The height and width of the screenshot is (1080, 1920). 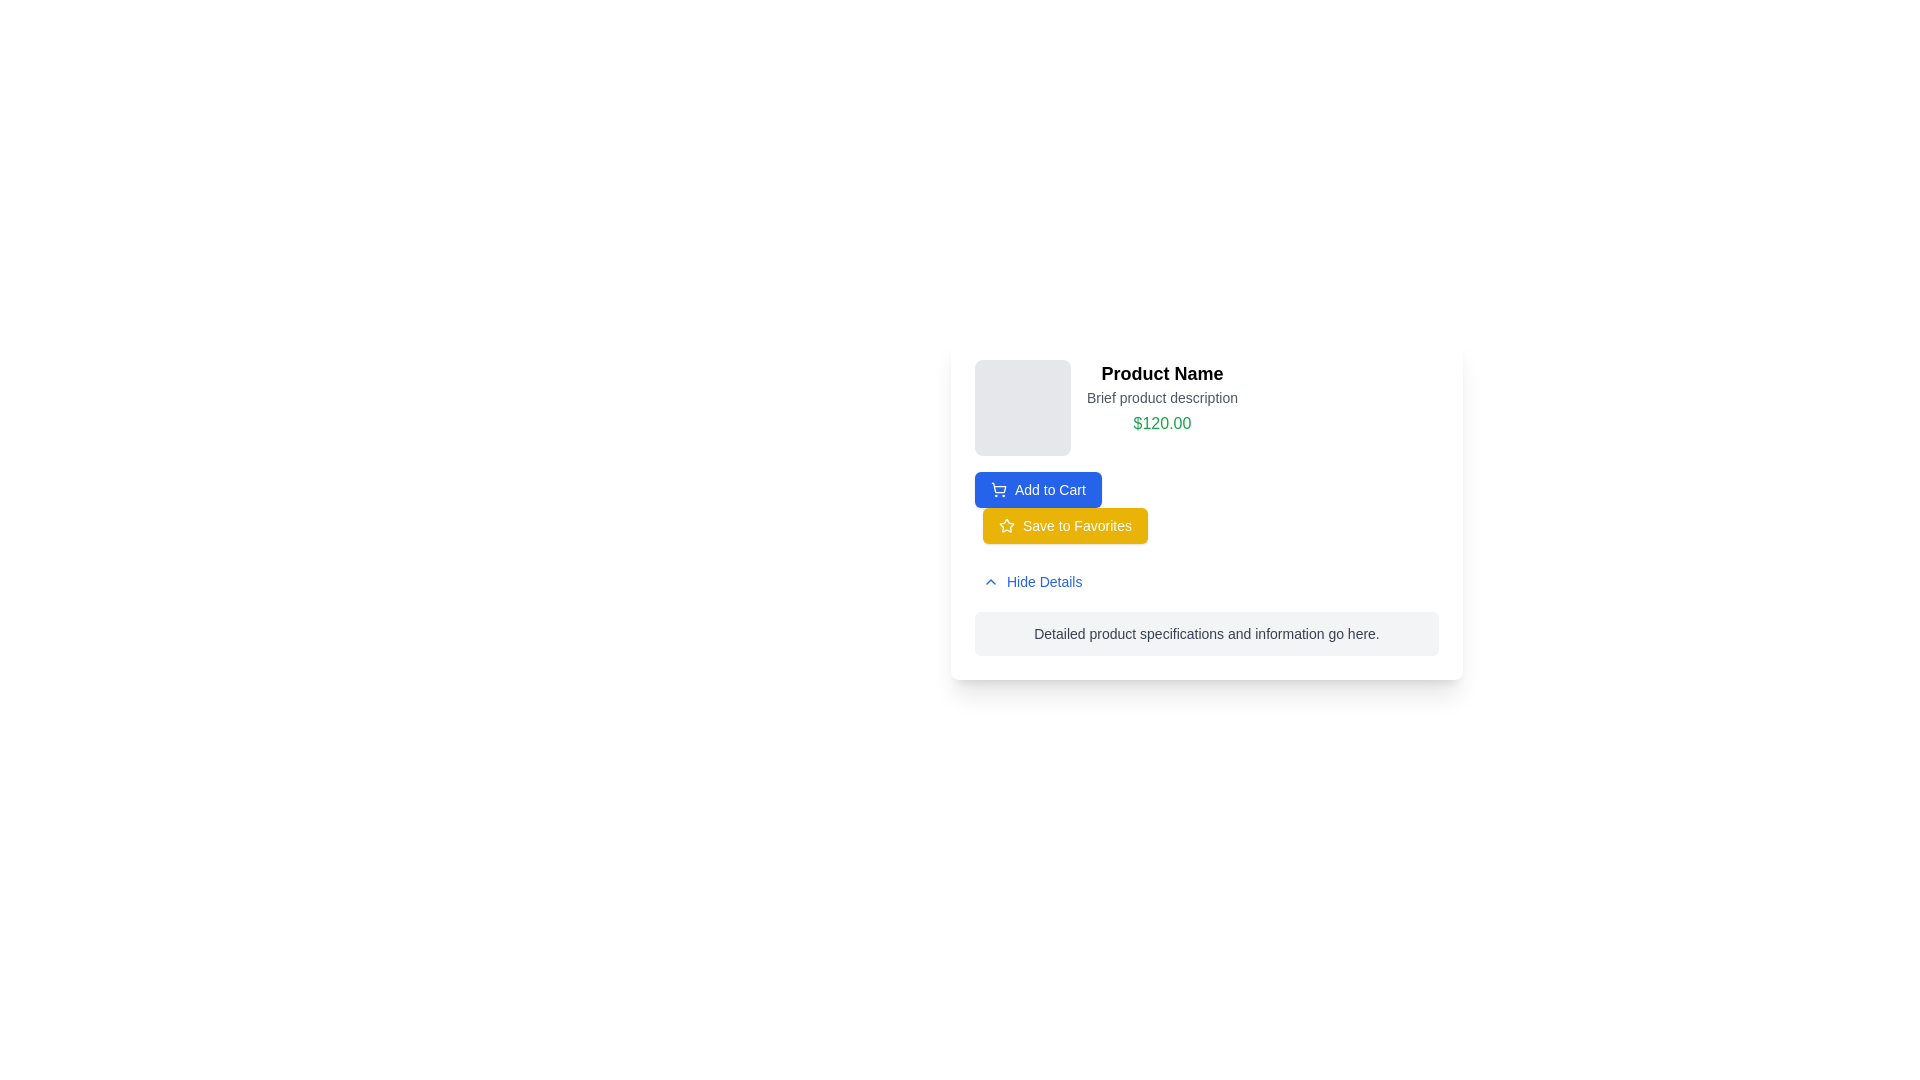 What do you see at coordinates (1205, 633) in the screenshot?
I see `the Static Text Block that contains the text 'Detailed product specifications and information go here.' located at the bottom of the card layout` at bounding box center [1205, 633].